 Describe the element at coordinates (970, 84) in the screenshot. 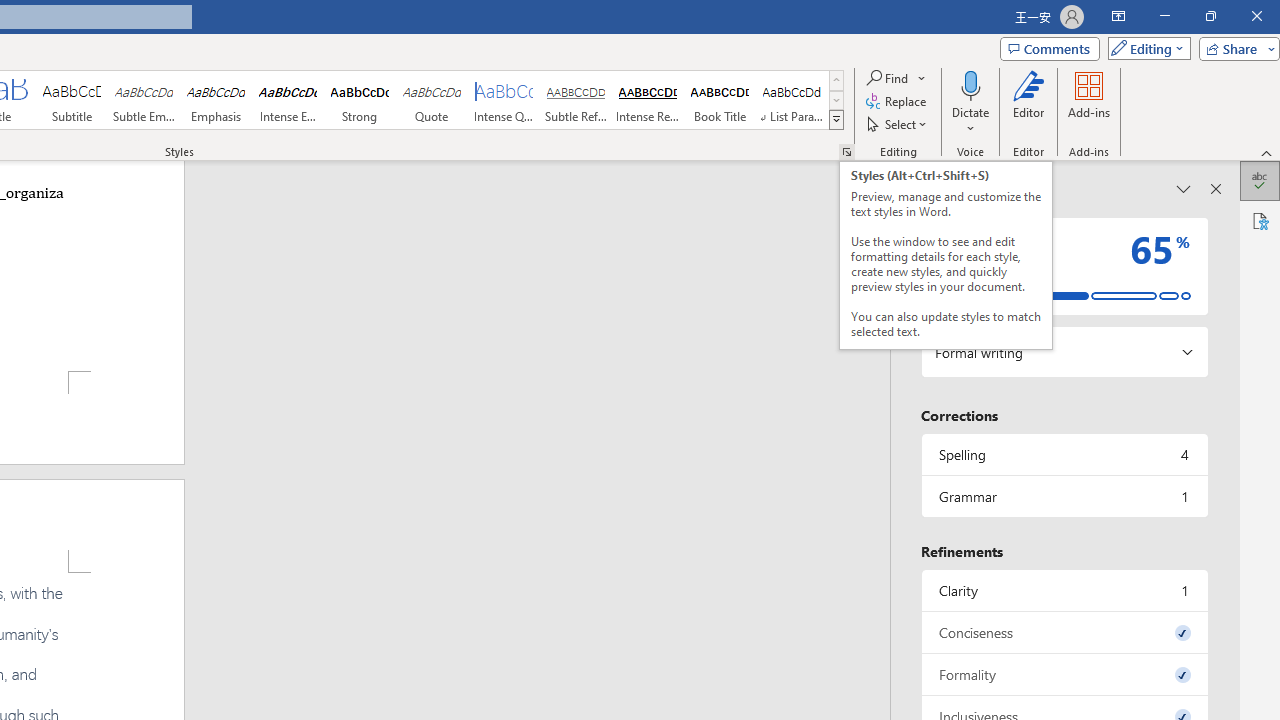

I see `'Dictate'` at that location.